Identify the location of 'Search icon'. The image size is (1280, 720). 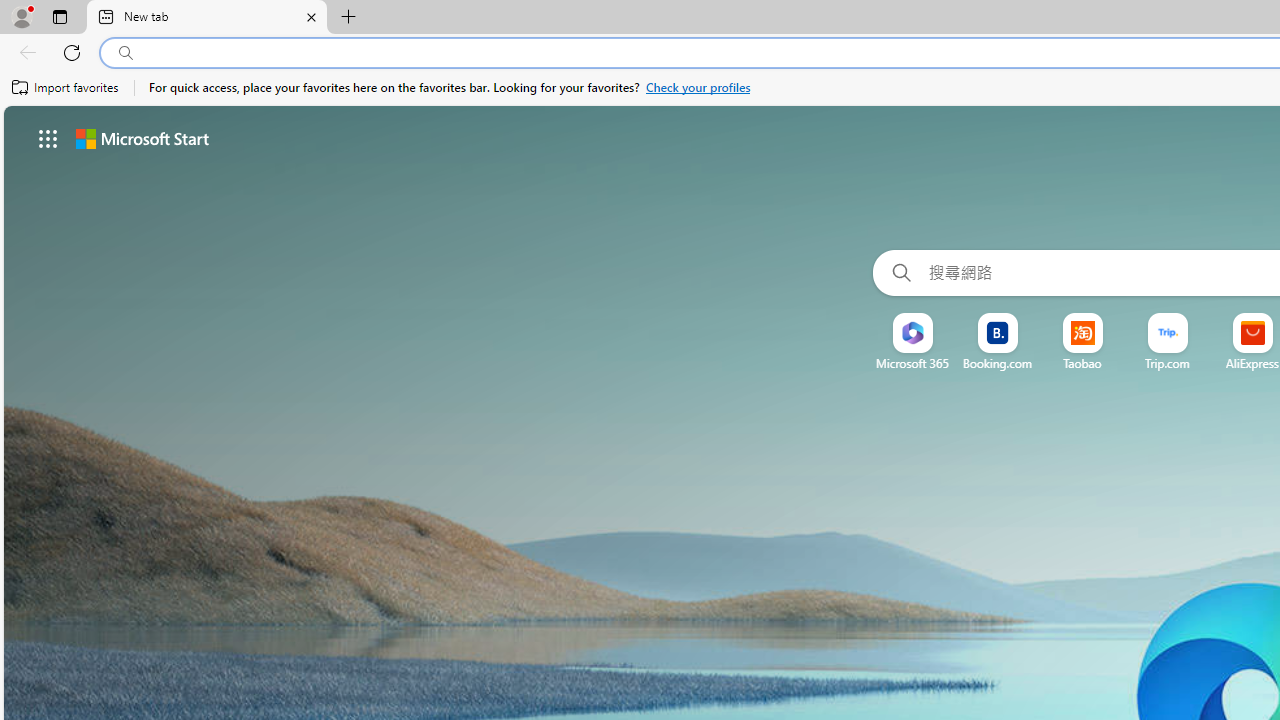
(125, 52).